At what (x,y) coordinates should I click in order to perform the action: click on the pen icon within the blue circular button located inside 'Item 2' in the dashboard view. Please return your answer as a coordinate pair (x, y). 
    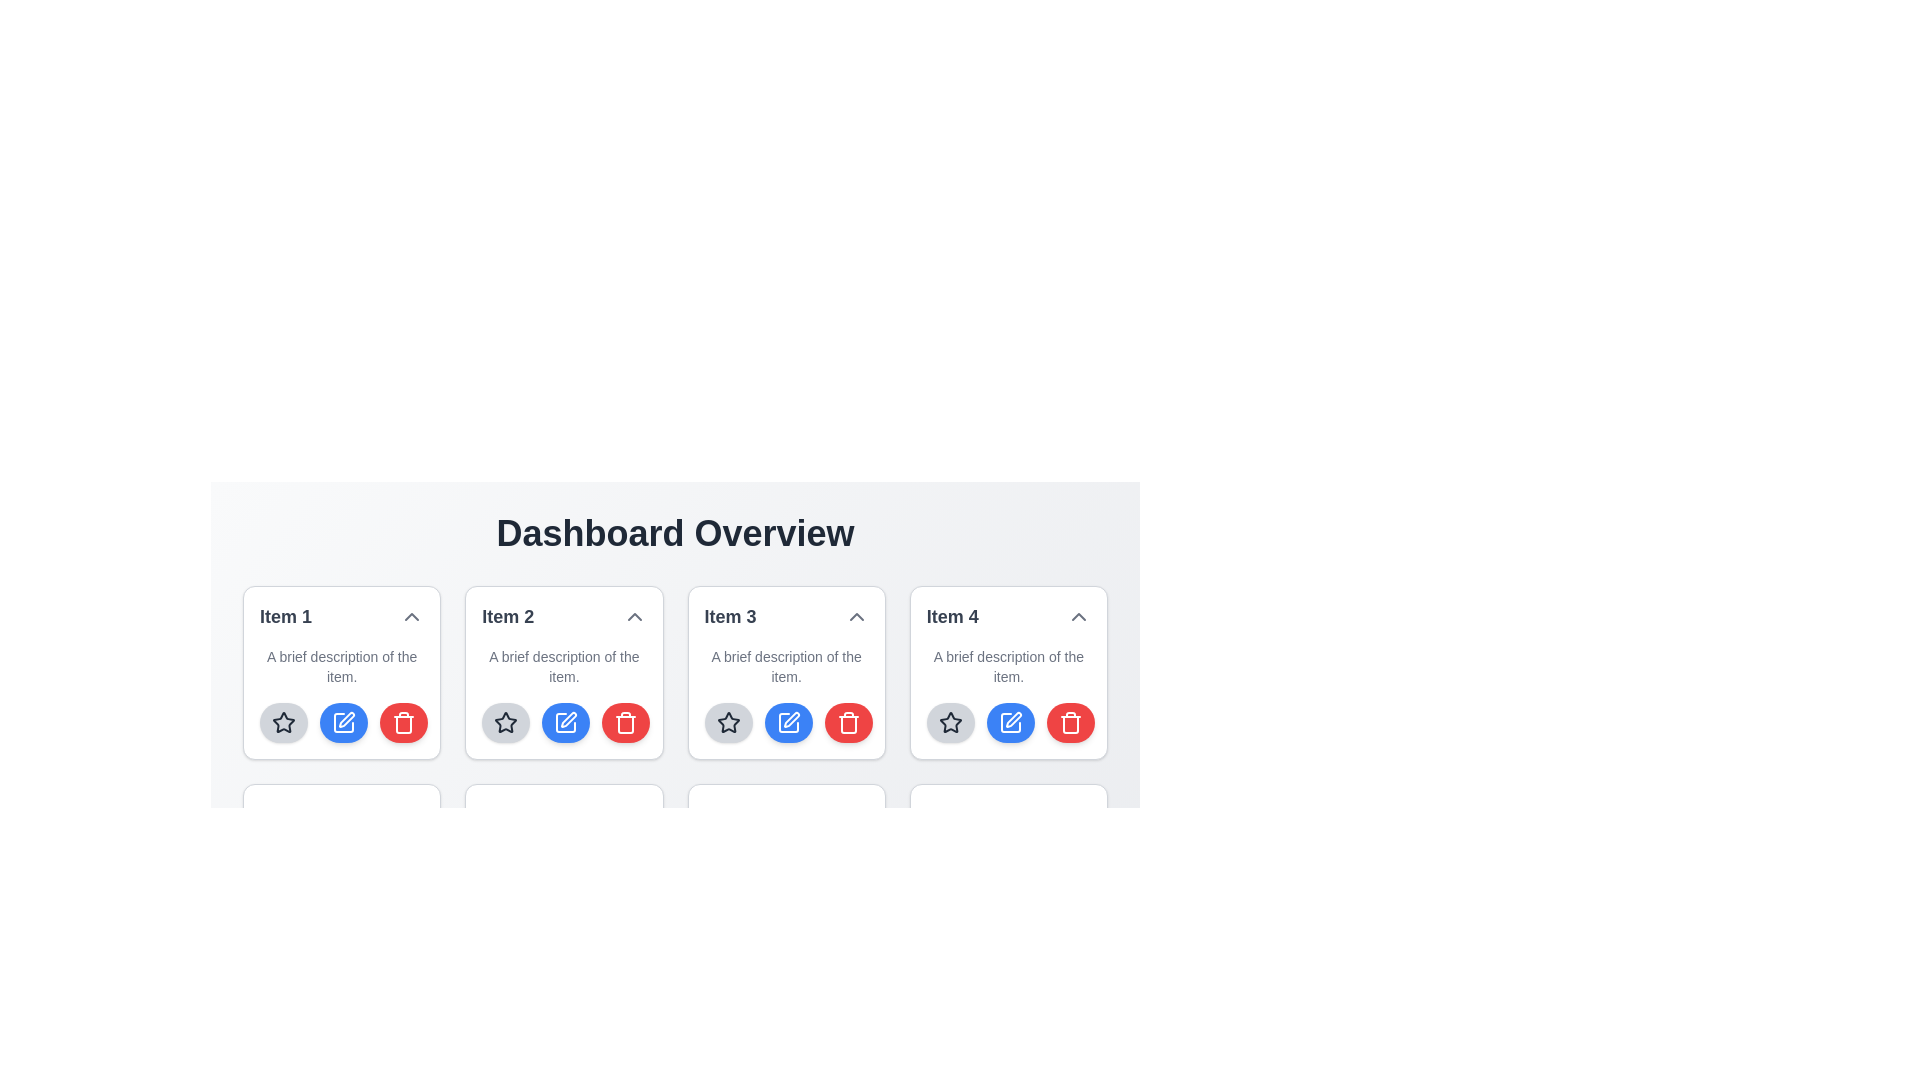
    Looking at the image, I should click on (565, 722).